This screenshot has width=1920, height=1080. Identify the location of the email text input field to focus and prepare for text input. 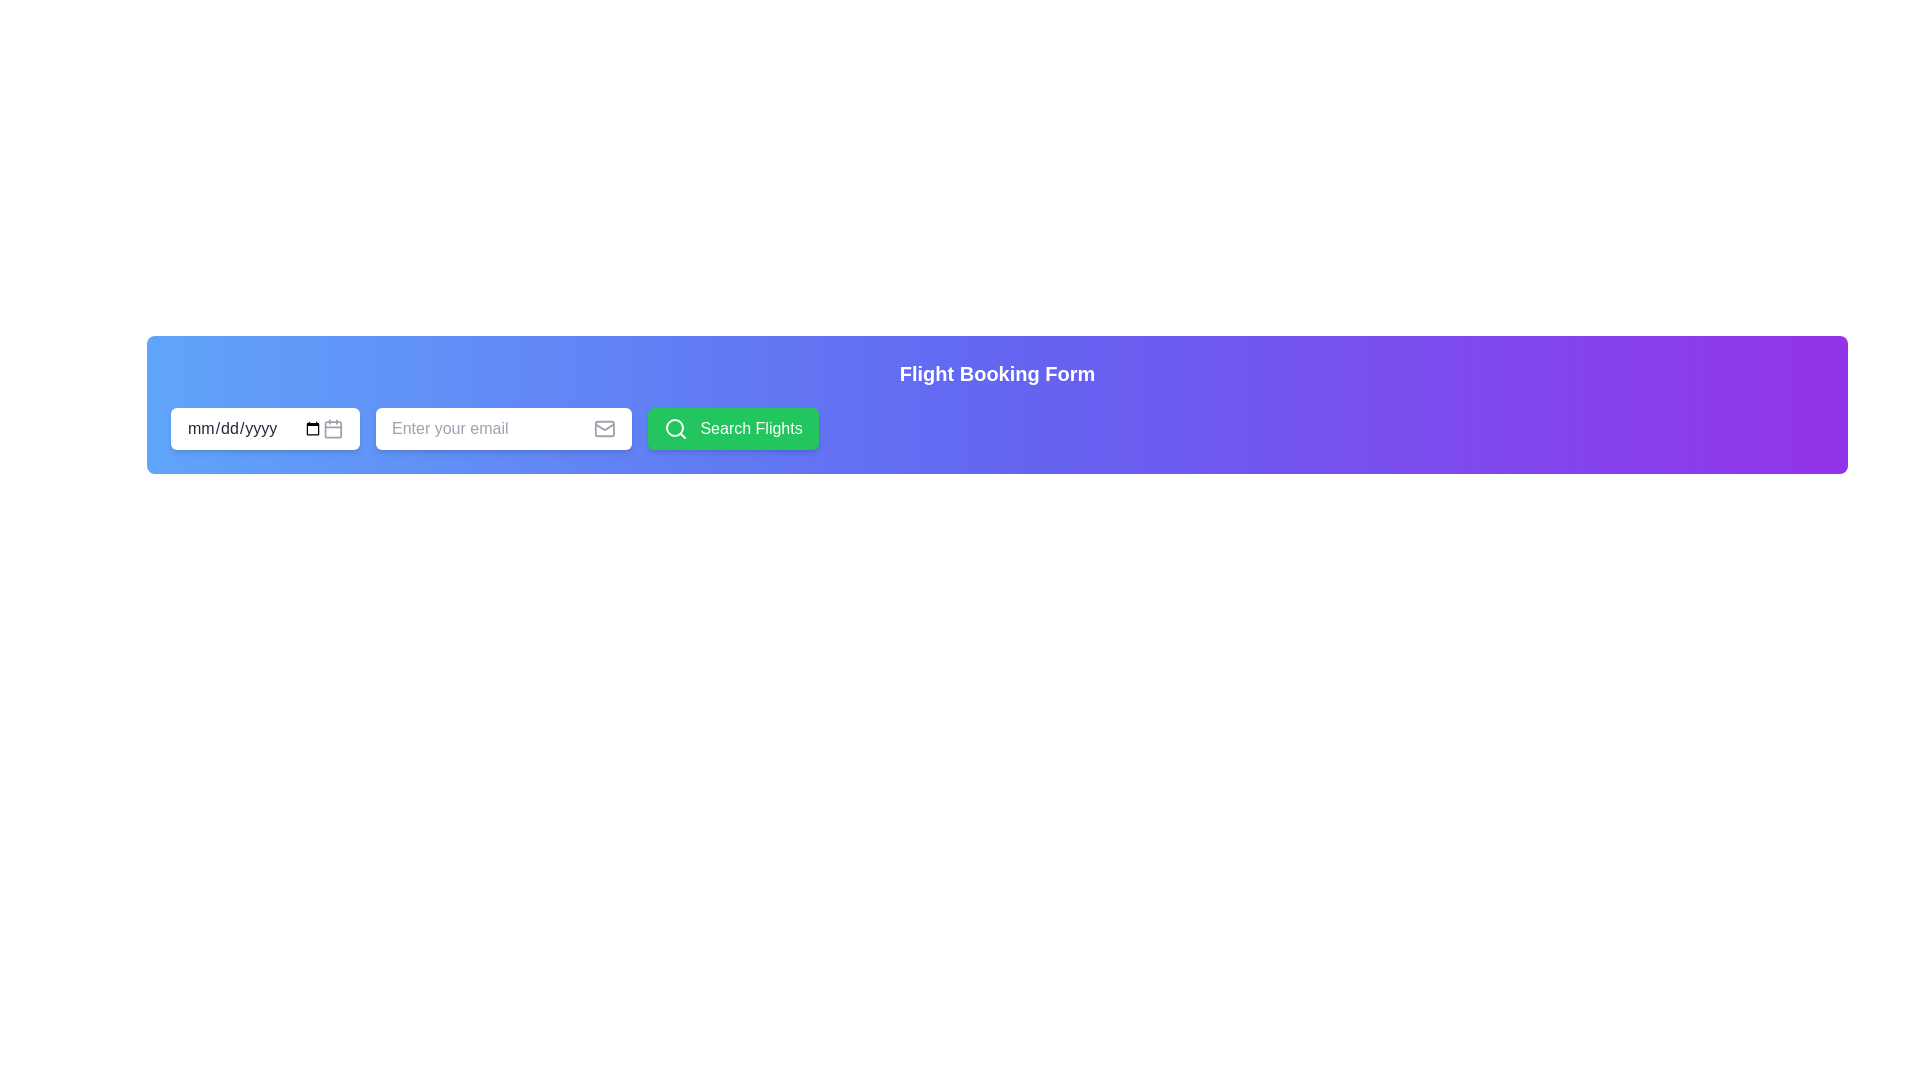
(493, 427).